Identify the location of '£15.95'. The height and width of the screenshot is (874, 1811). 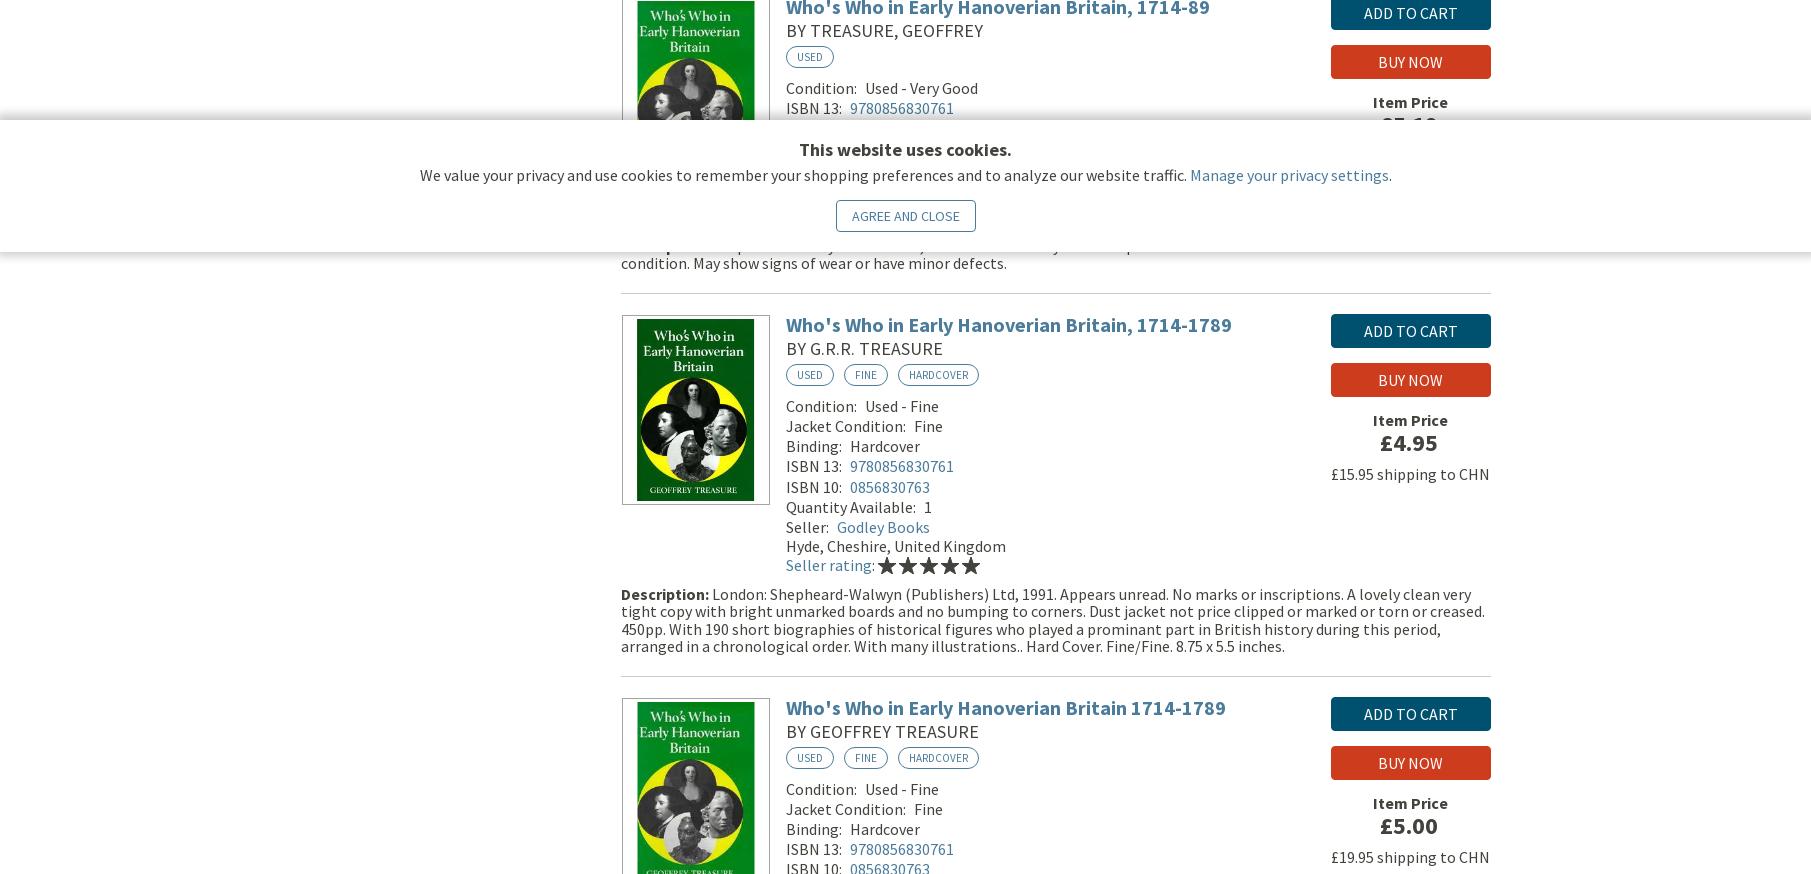
(1351, 476).